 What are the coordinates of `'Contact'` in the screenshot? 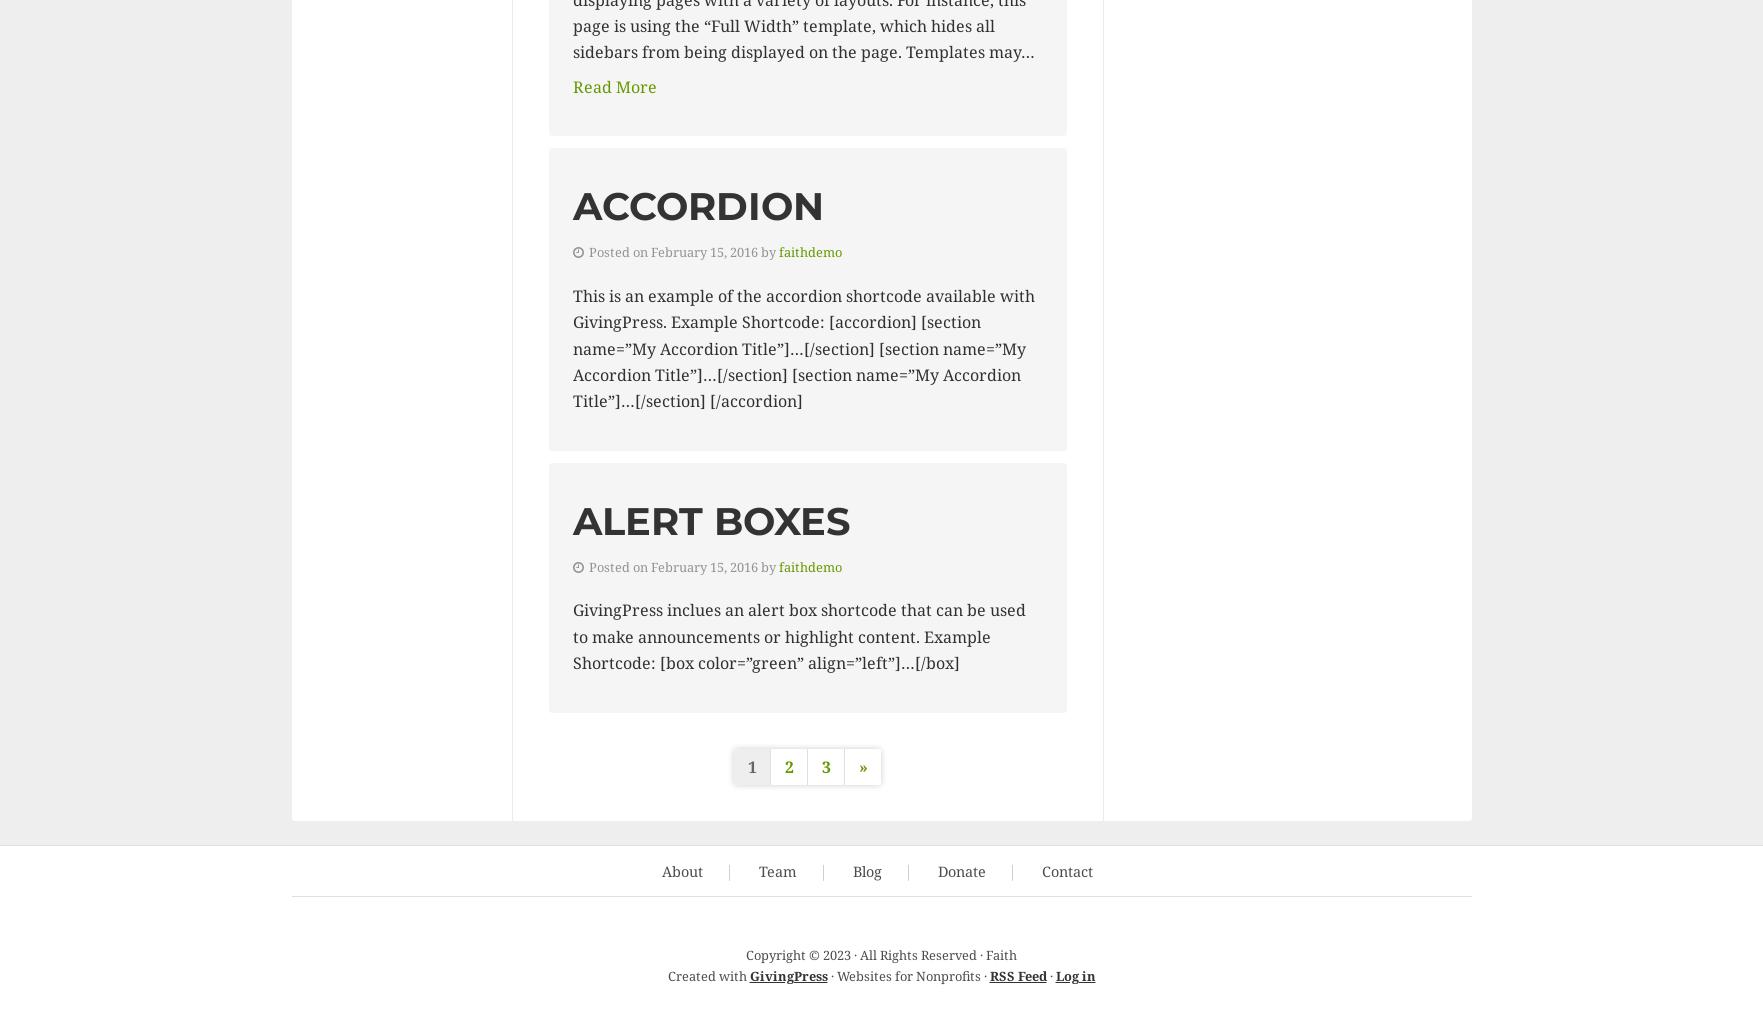 It's located at (1066, 870).